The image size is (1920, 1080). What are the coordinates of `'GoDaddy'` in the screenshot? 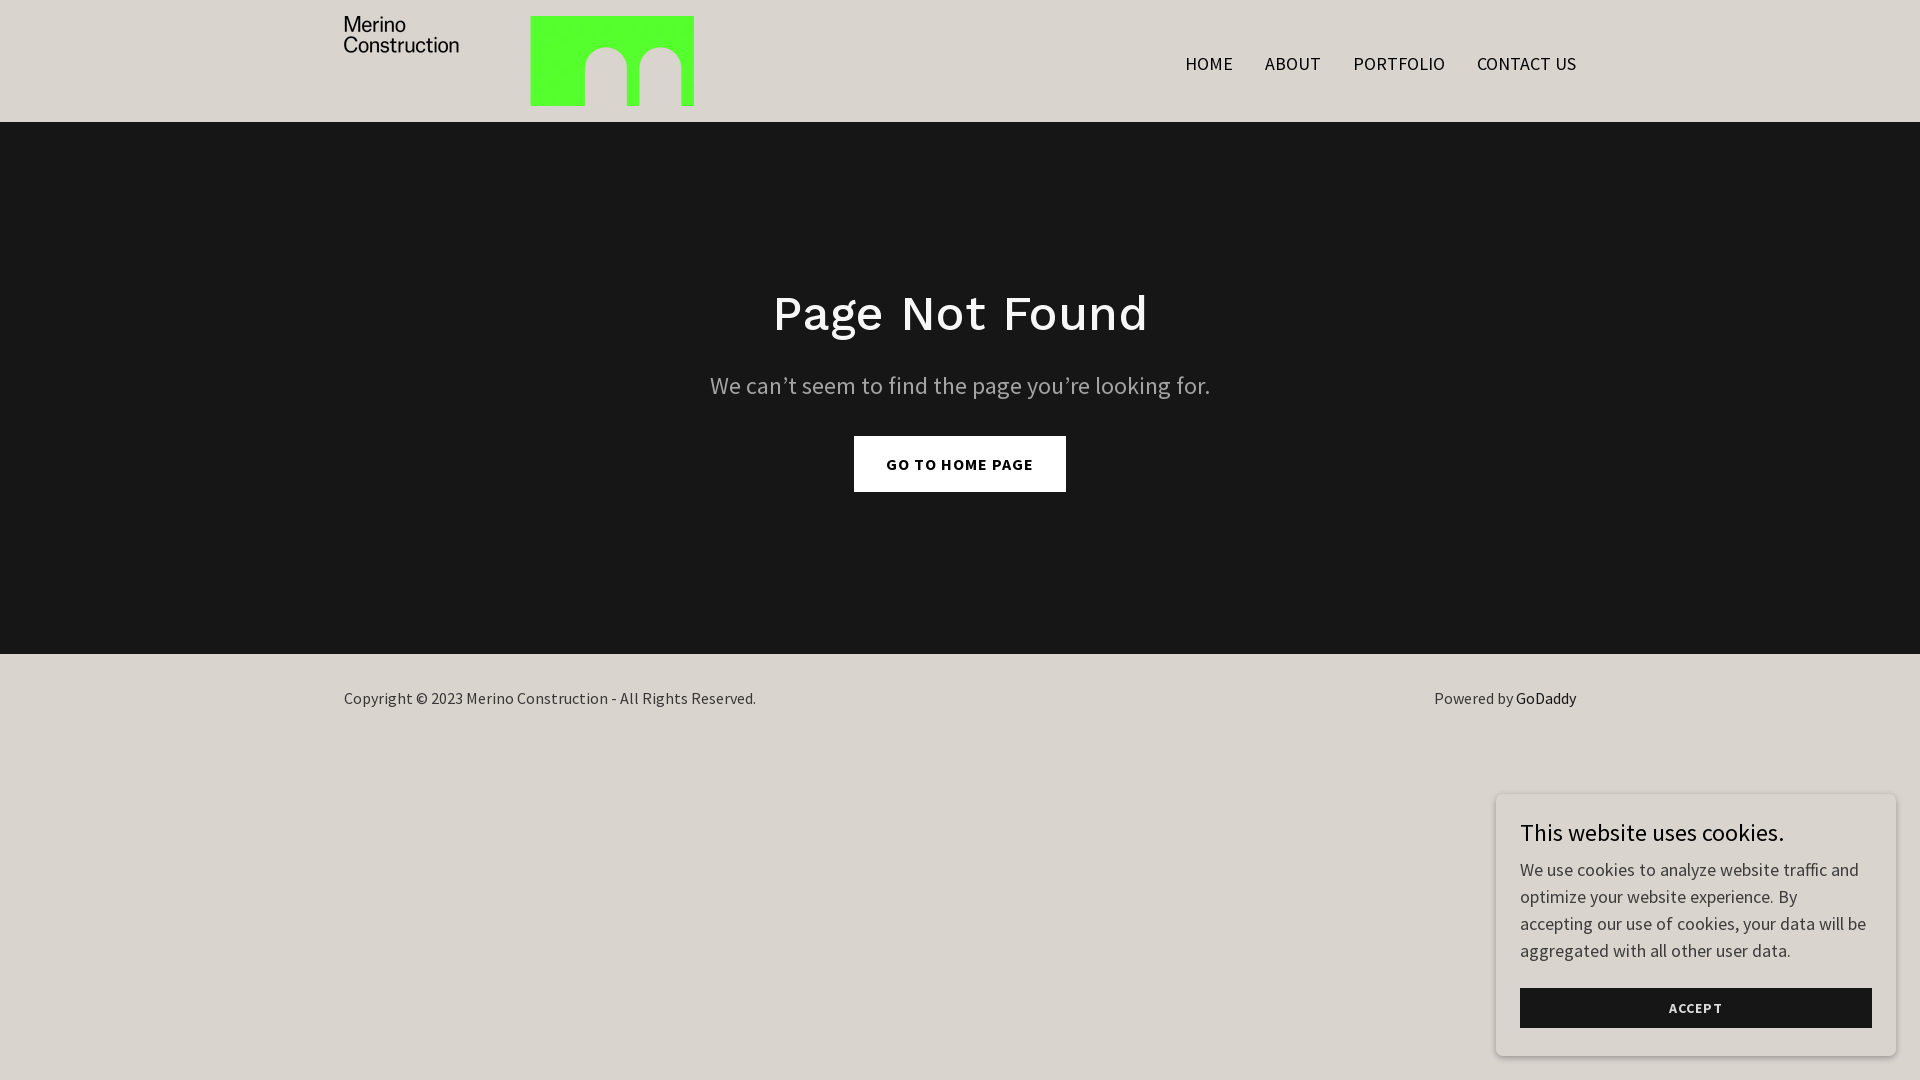 It's located at (1516, 697).